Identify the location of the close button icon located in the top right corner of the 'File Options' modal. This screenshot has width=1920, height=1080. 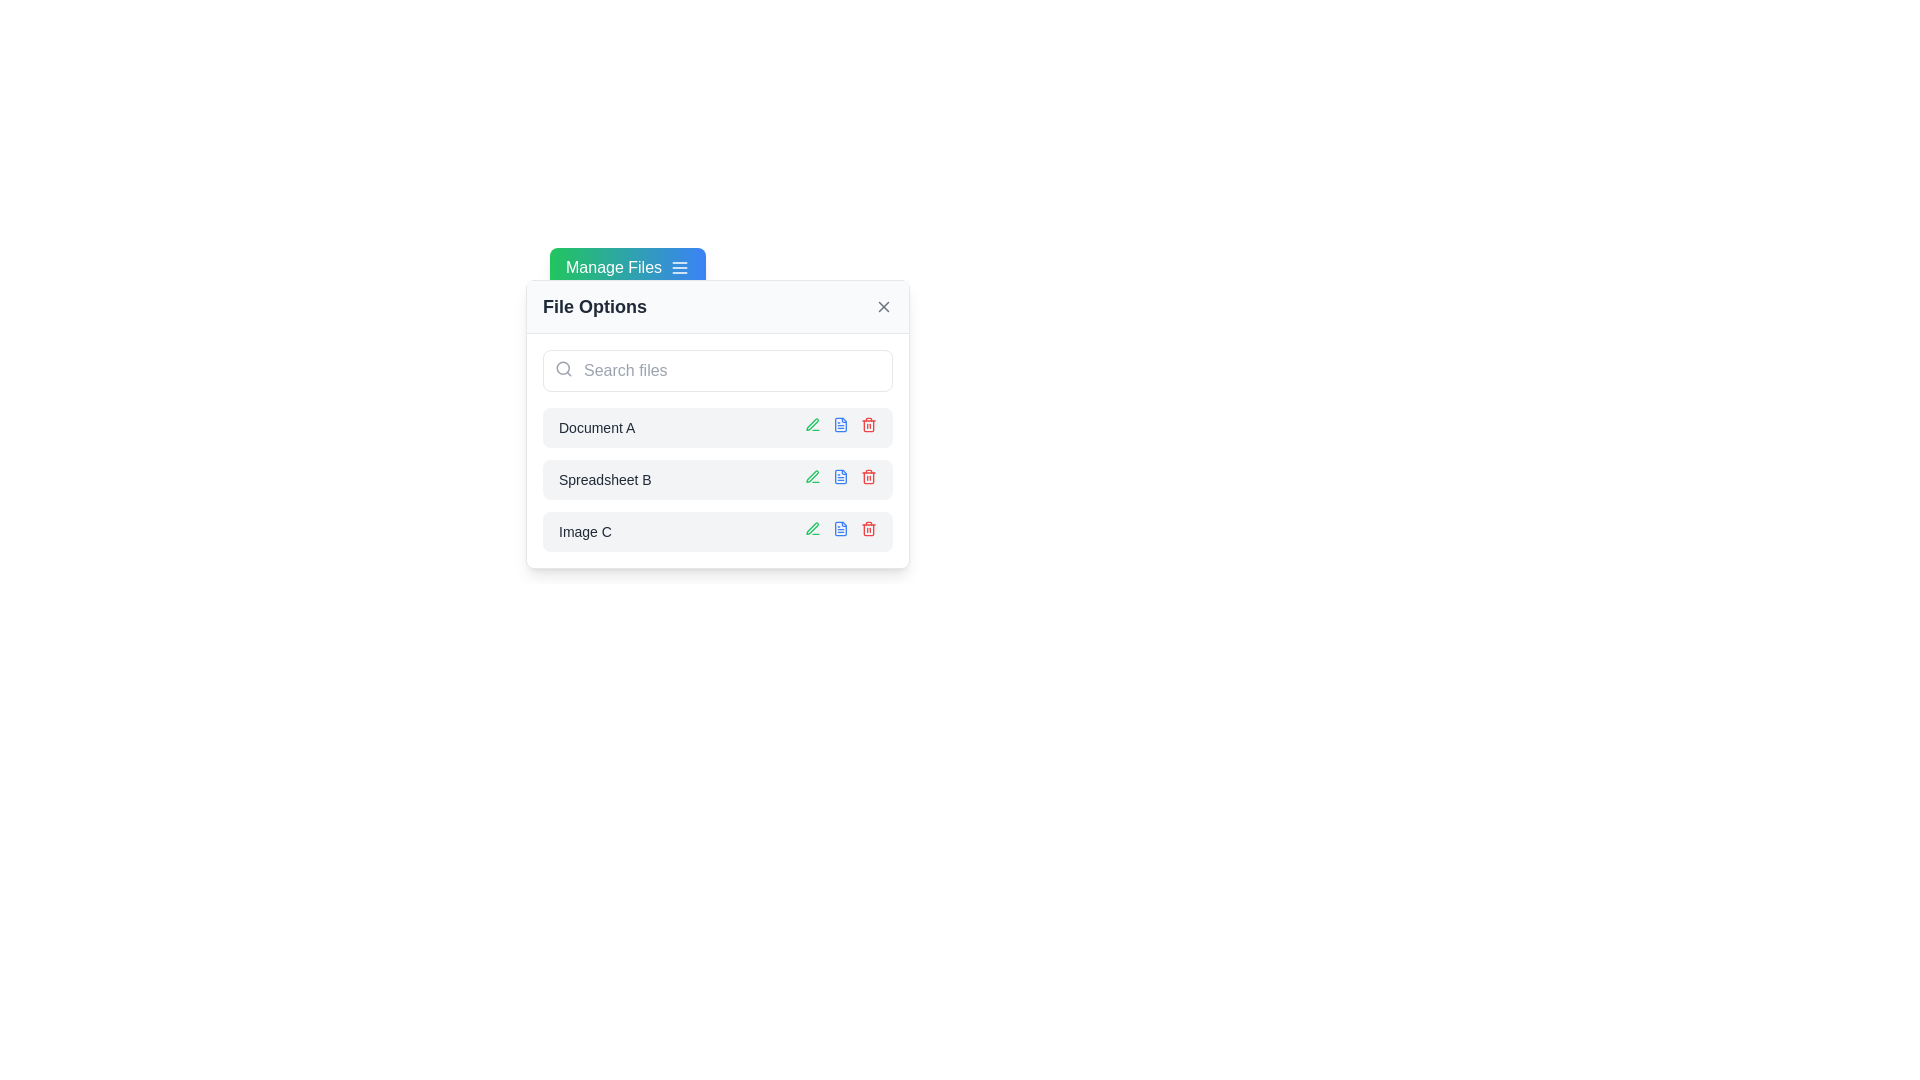
(882, 307).